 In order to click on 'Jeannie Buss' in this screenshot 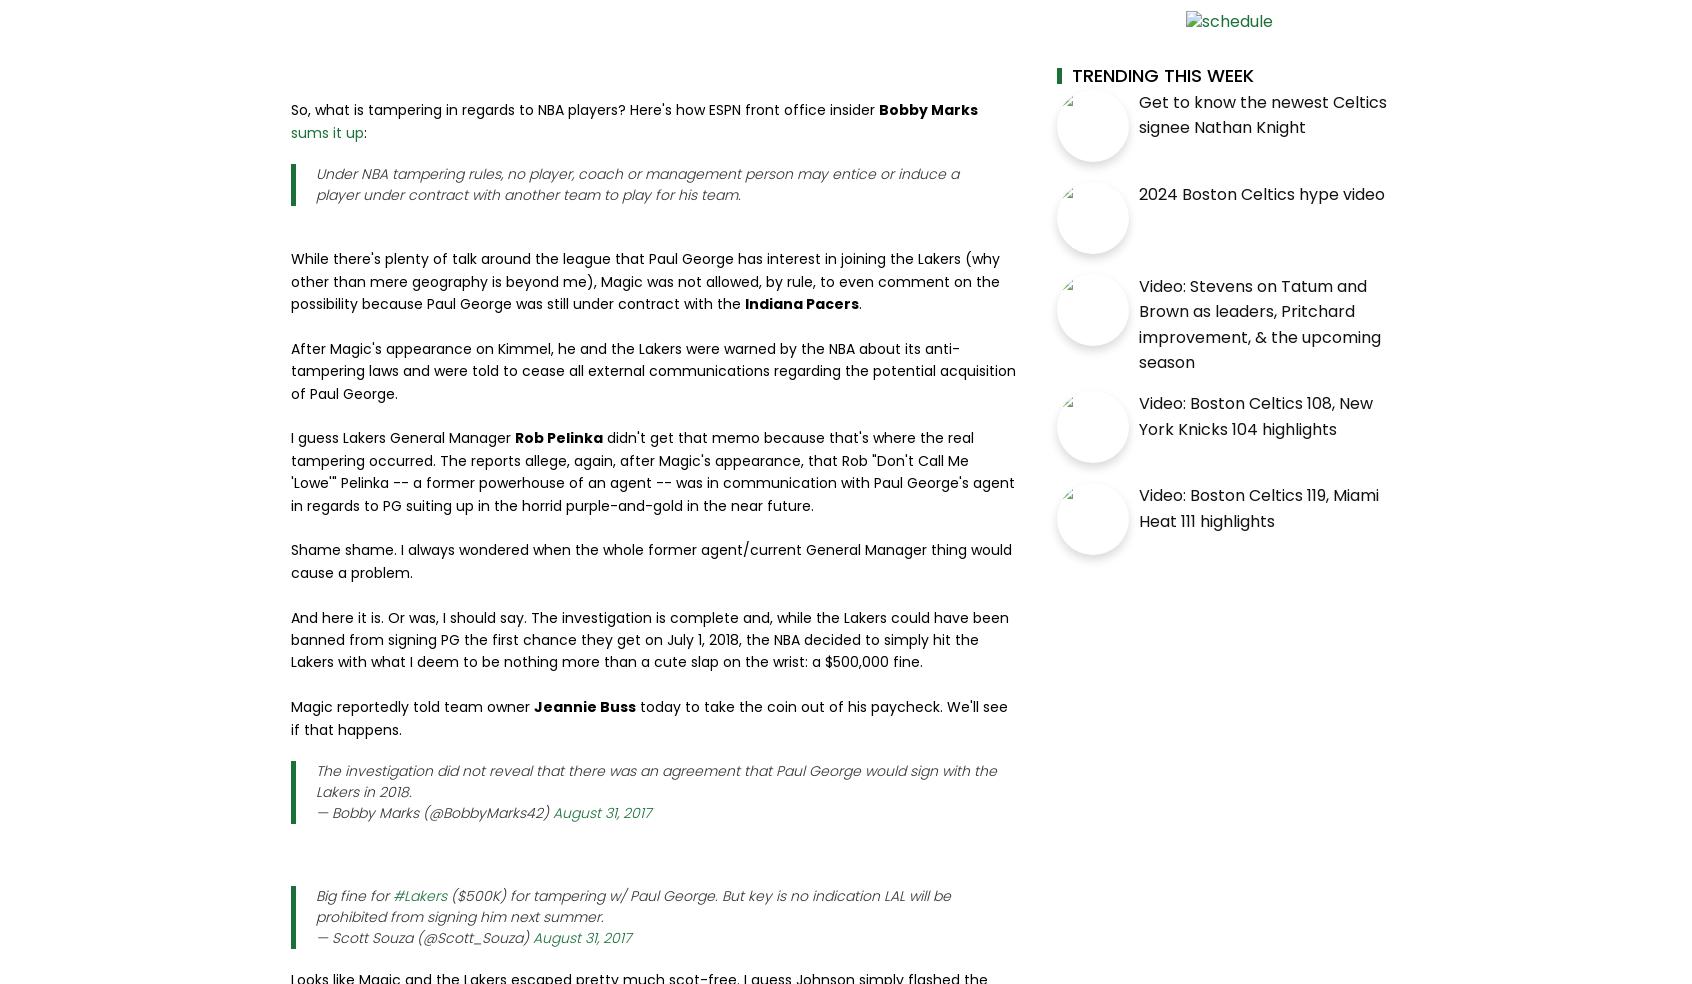, I will do `click(583, 707)`.